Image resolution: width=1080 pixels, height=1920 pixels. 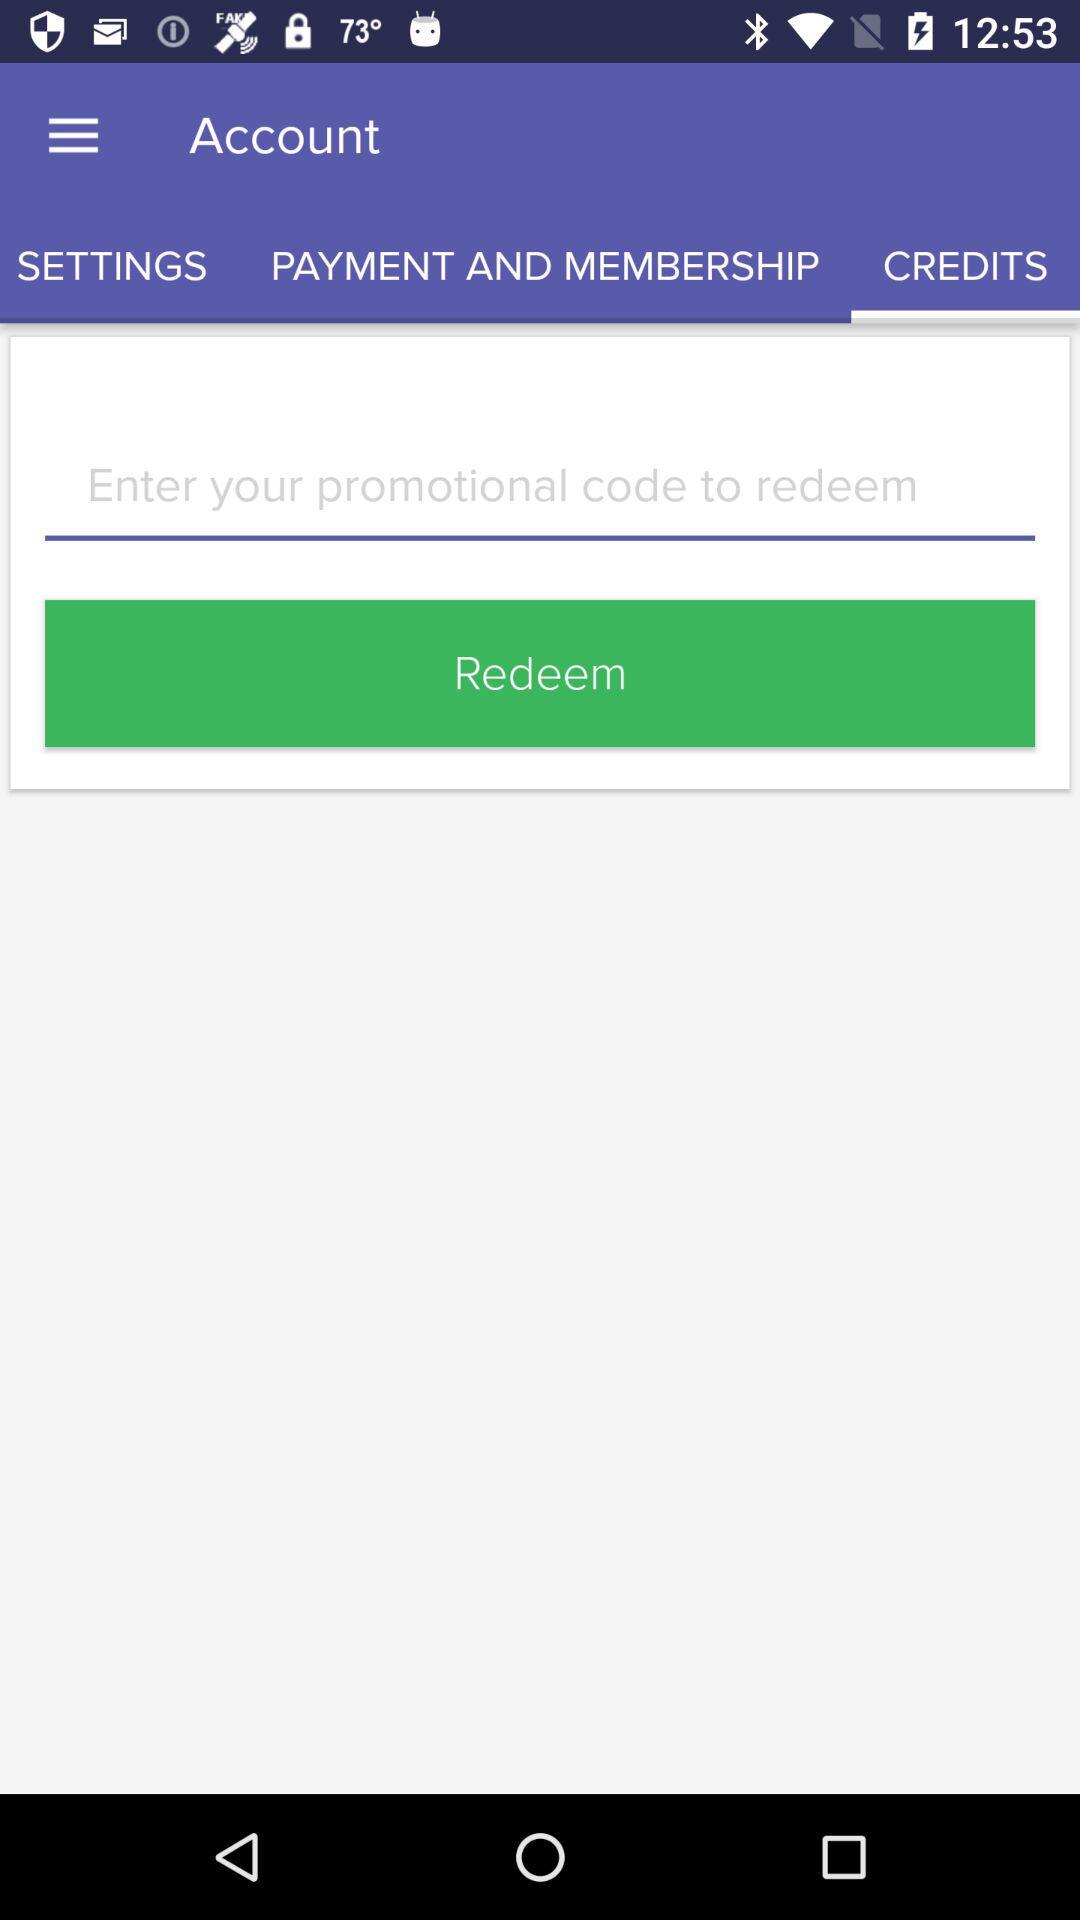 What do you see at coordinates (964, 265) in the screenshot?
I see `the item next to the payment and membership` at bounding box center [964, 265].